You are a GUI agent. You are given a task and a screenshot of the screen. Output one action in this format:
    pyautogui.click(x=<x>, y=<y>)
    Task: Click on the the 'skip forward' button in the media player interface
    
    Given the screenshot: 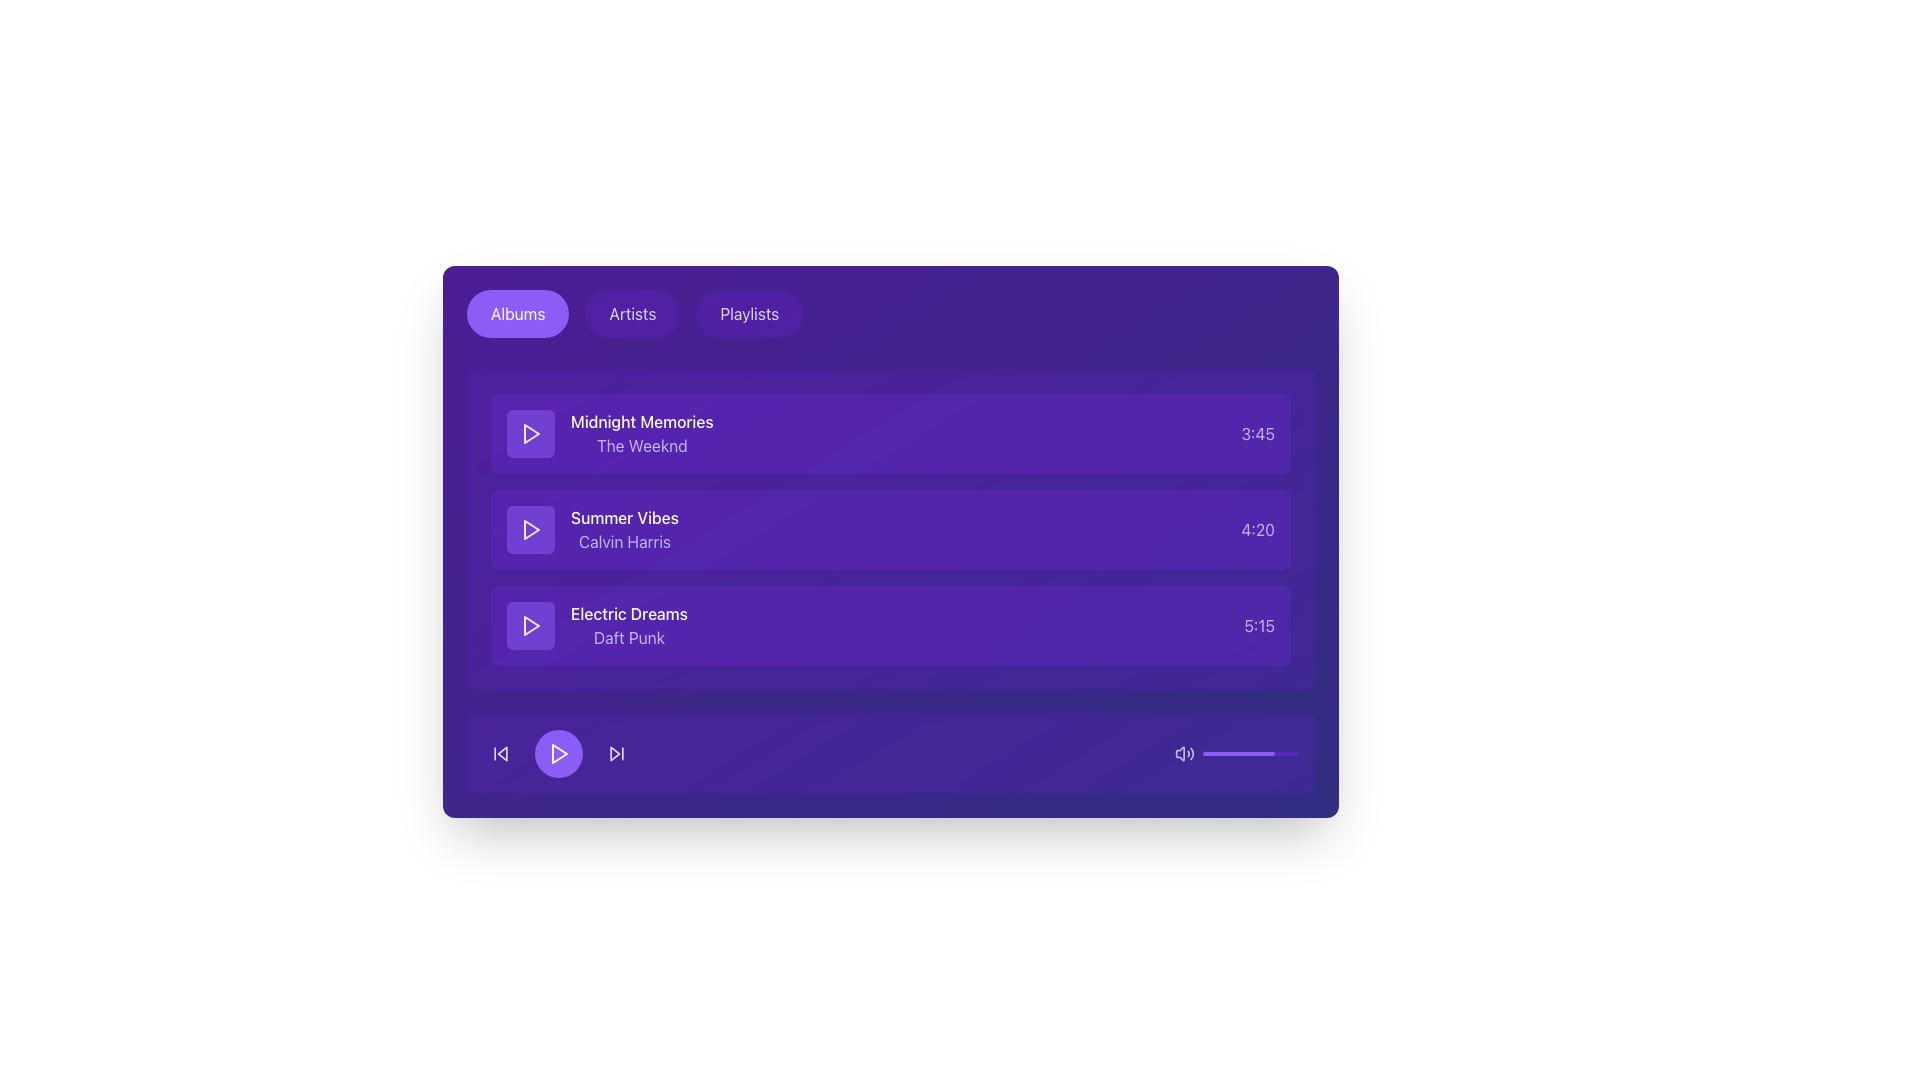 What is the action you would take?
    pyautogui.click(x=614, y=753)
    